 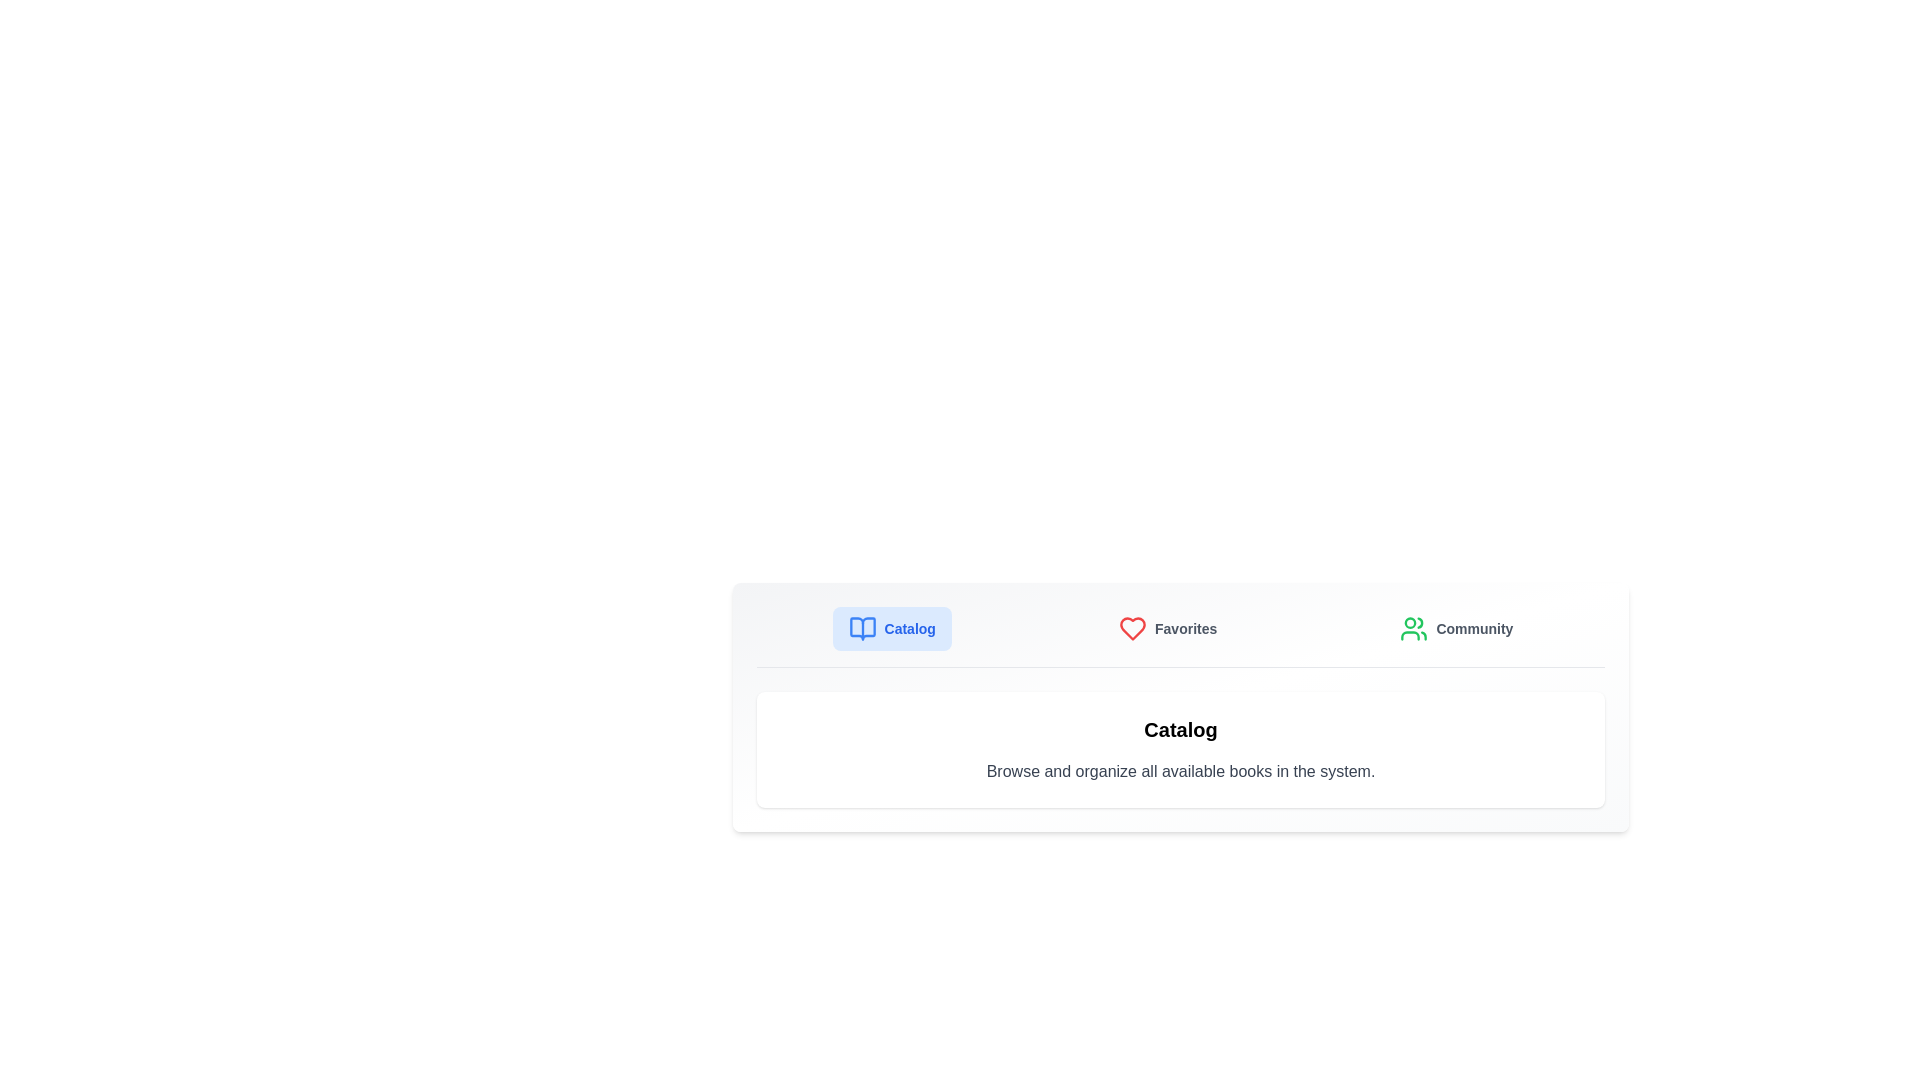 I want to click on the Catalog tab to observe visual feedback, so click(x=891, y=627).